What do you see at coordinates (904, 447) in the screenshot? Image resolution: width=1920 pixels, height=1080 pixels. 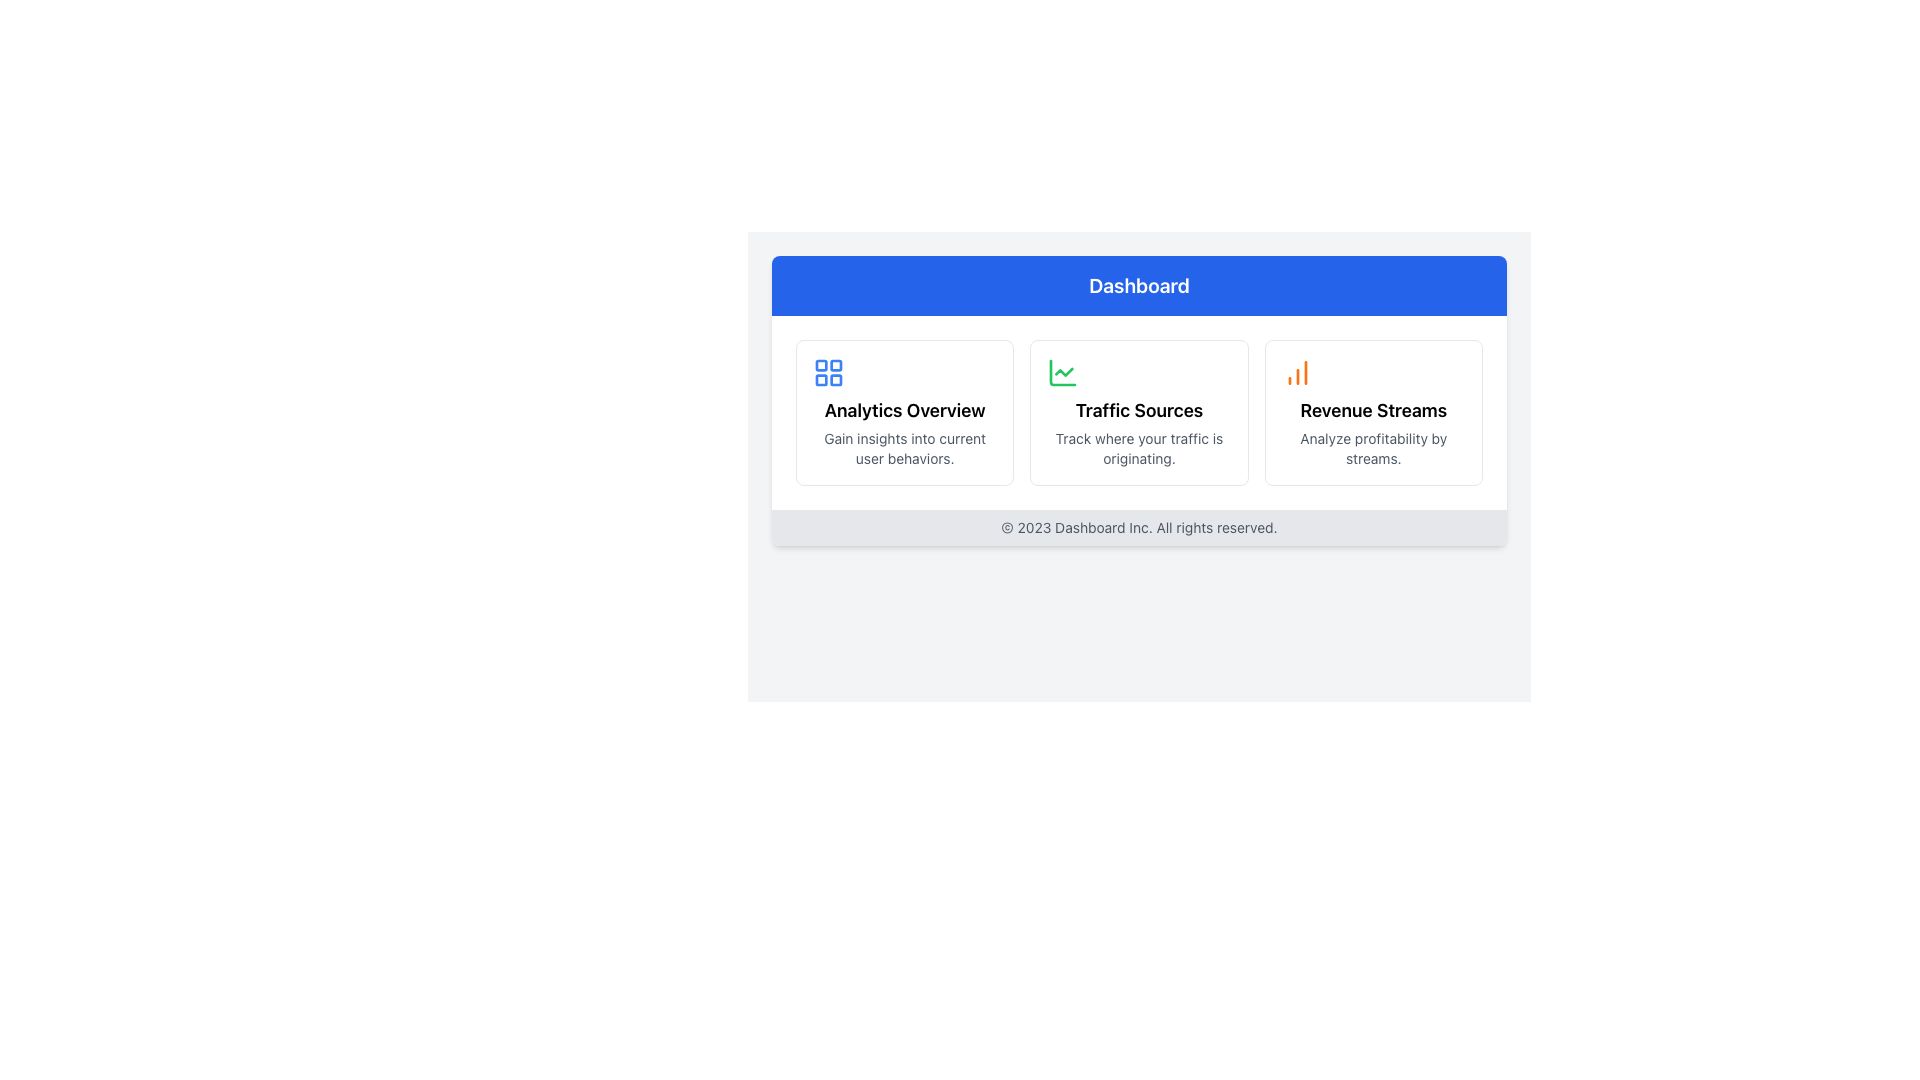 I see `text content displaying 'Gain insights into current user behaviors.' located in the lower section of the 'Analytics Overview' card` at bounding box center [904, 447].